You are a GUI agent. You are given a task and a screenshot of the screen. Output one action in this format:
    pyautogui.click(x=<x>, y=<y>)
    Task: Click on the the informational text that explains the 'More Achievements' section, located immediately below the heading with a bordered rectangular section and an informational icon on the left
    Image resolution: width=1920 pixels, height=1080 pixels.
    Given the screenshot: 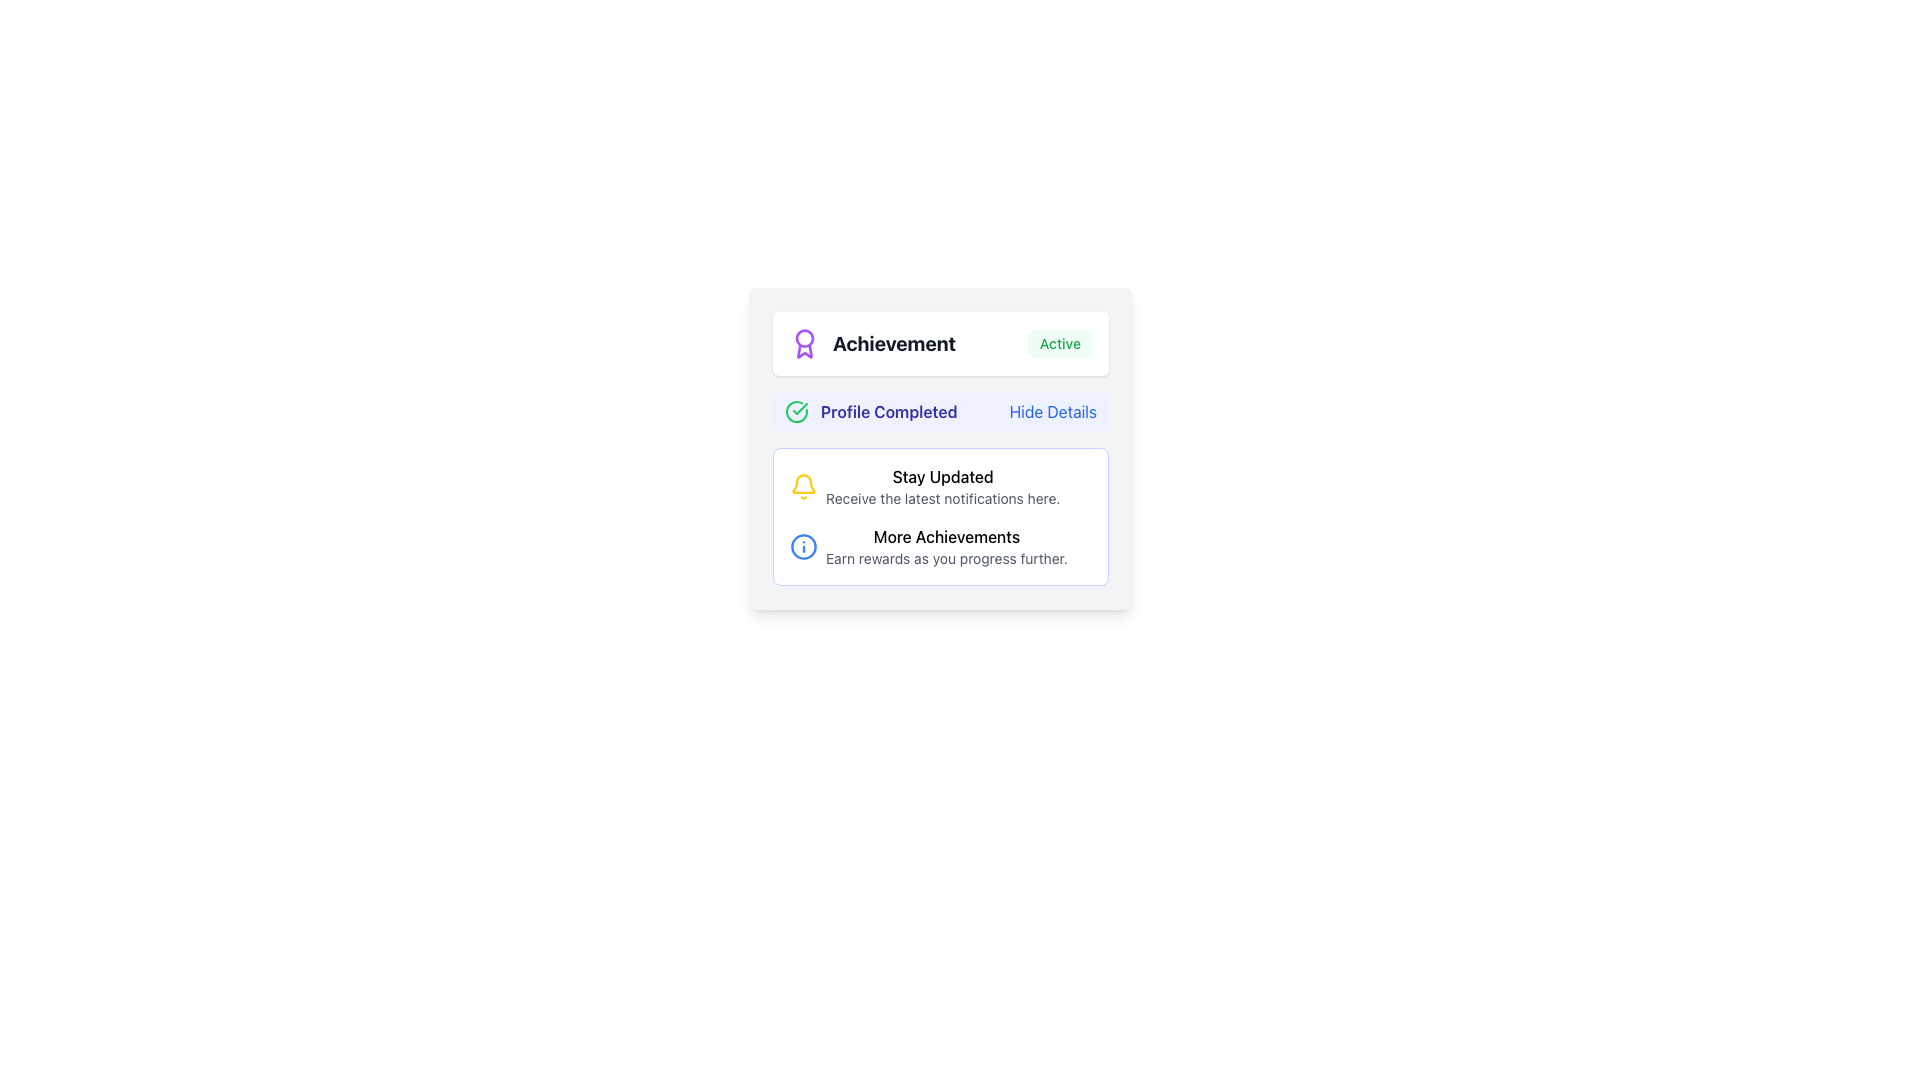 What is the action you would take?
    pyautogui.click(x=945, y=559)
    